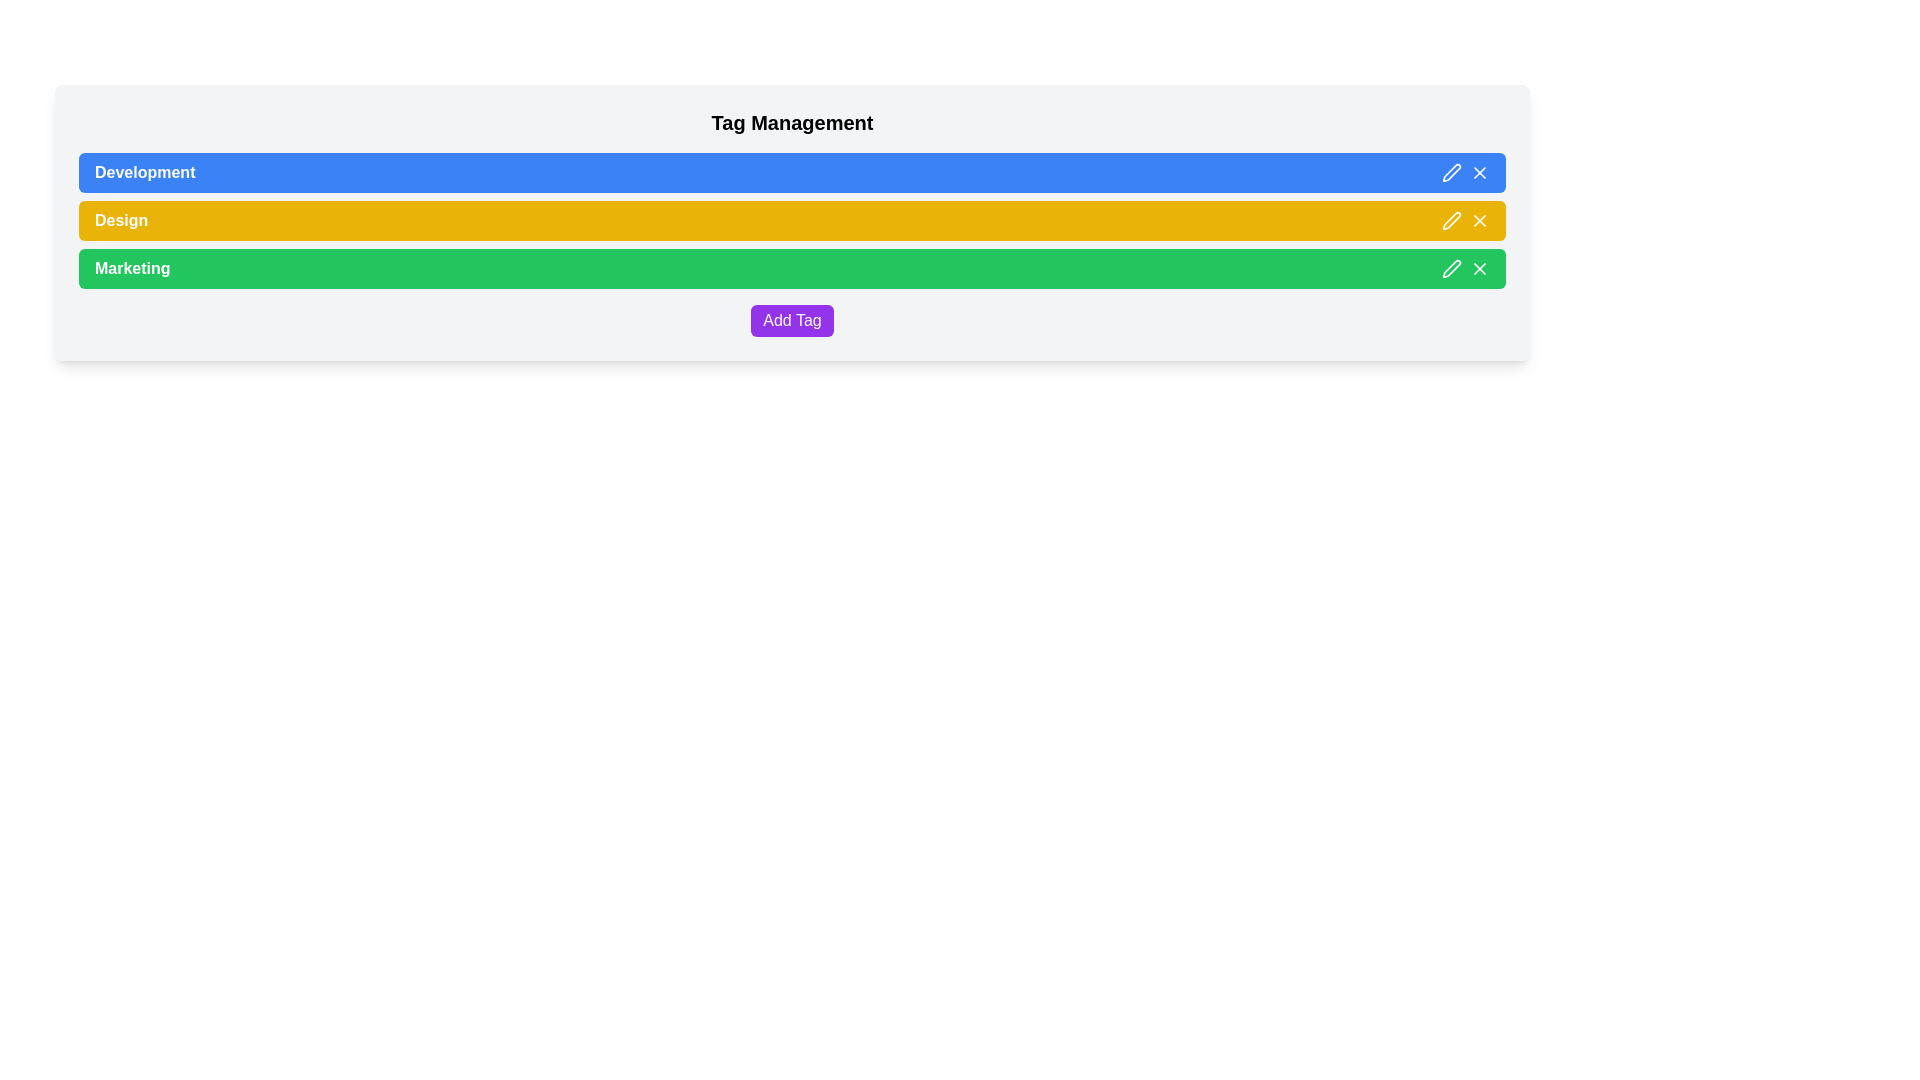 This screenshot has width=1920, height=1080. I want to click on the delete button located on the right end of the yellow horizontal bar labeled 'Design', so click(1479, 220).